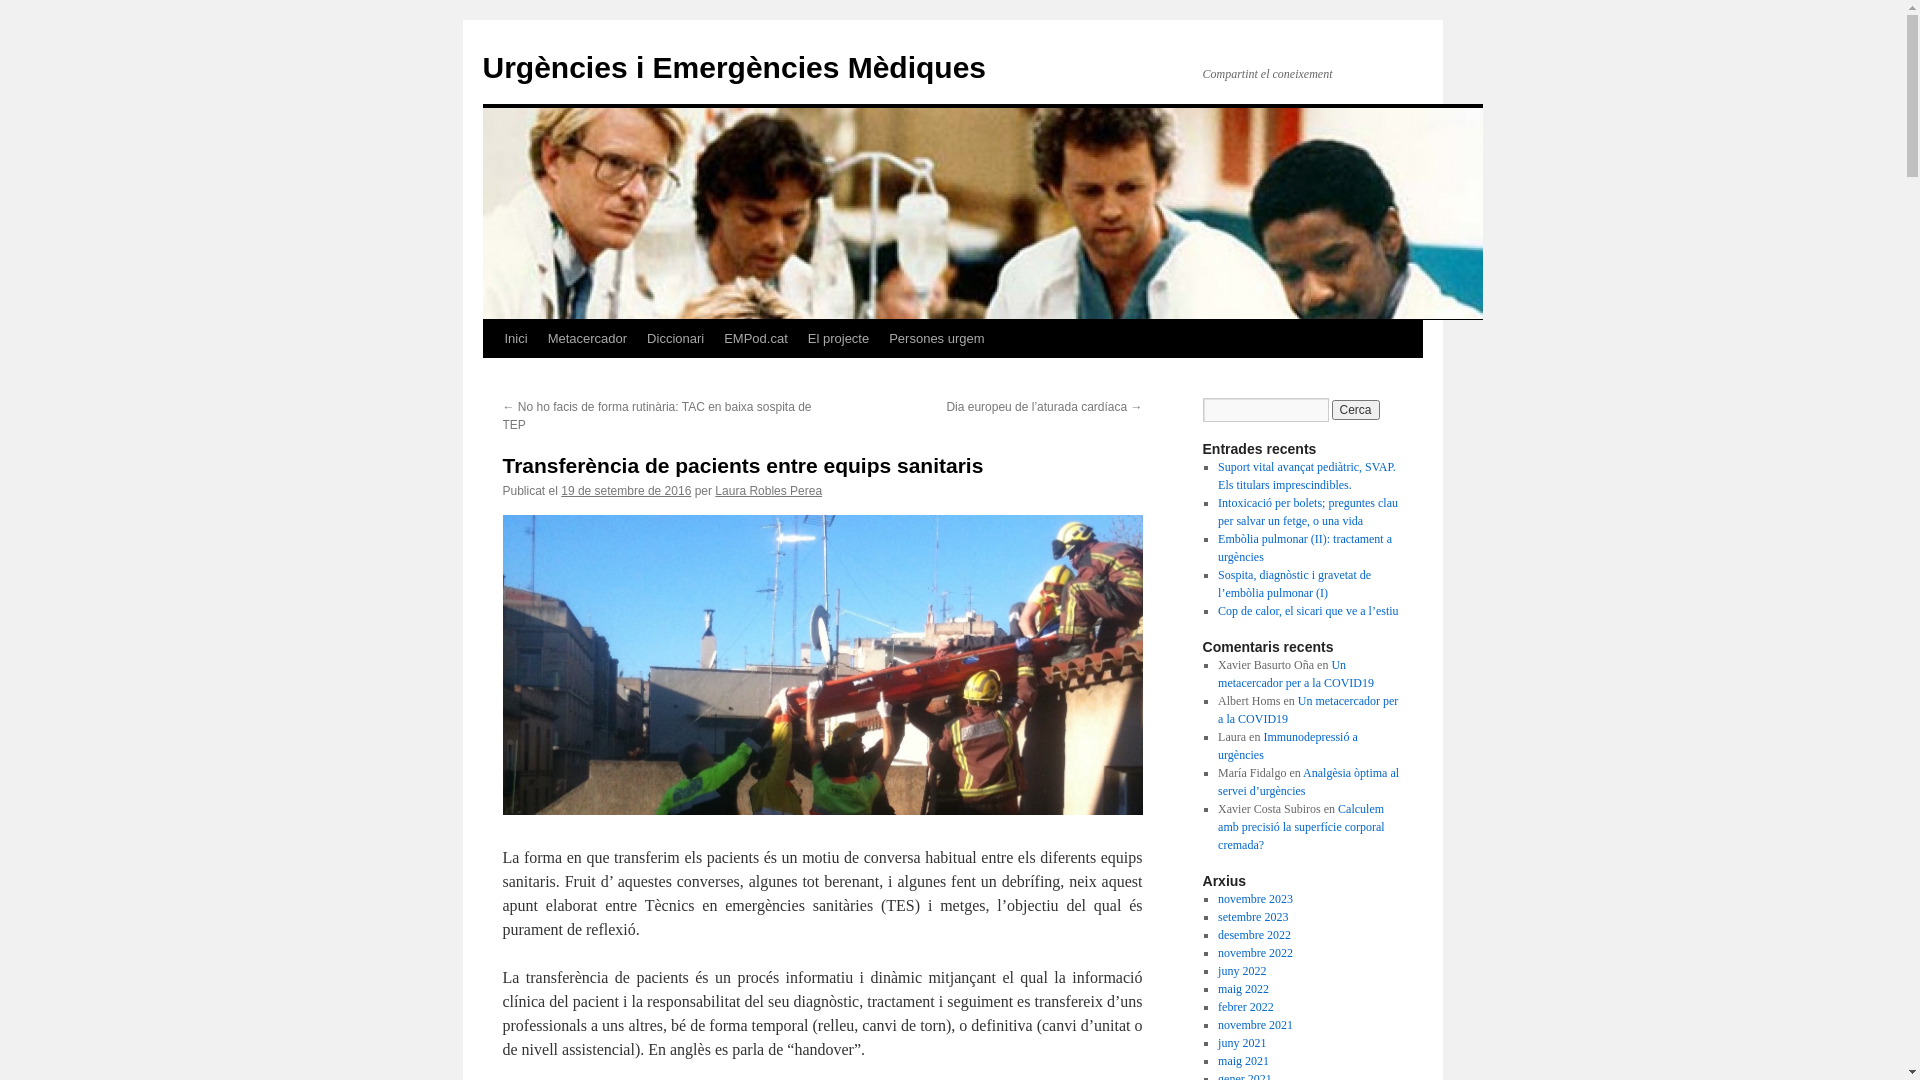  Describe the element at coordinates (1253, 934) in the screenshot. I see `'desembre 2022'` at that location.